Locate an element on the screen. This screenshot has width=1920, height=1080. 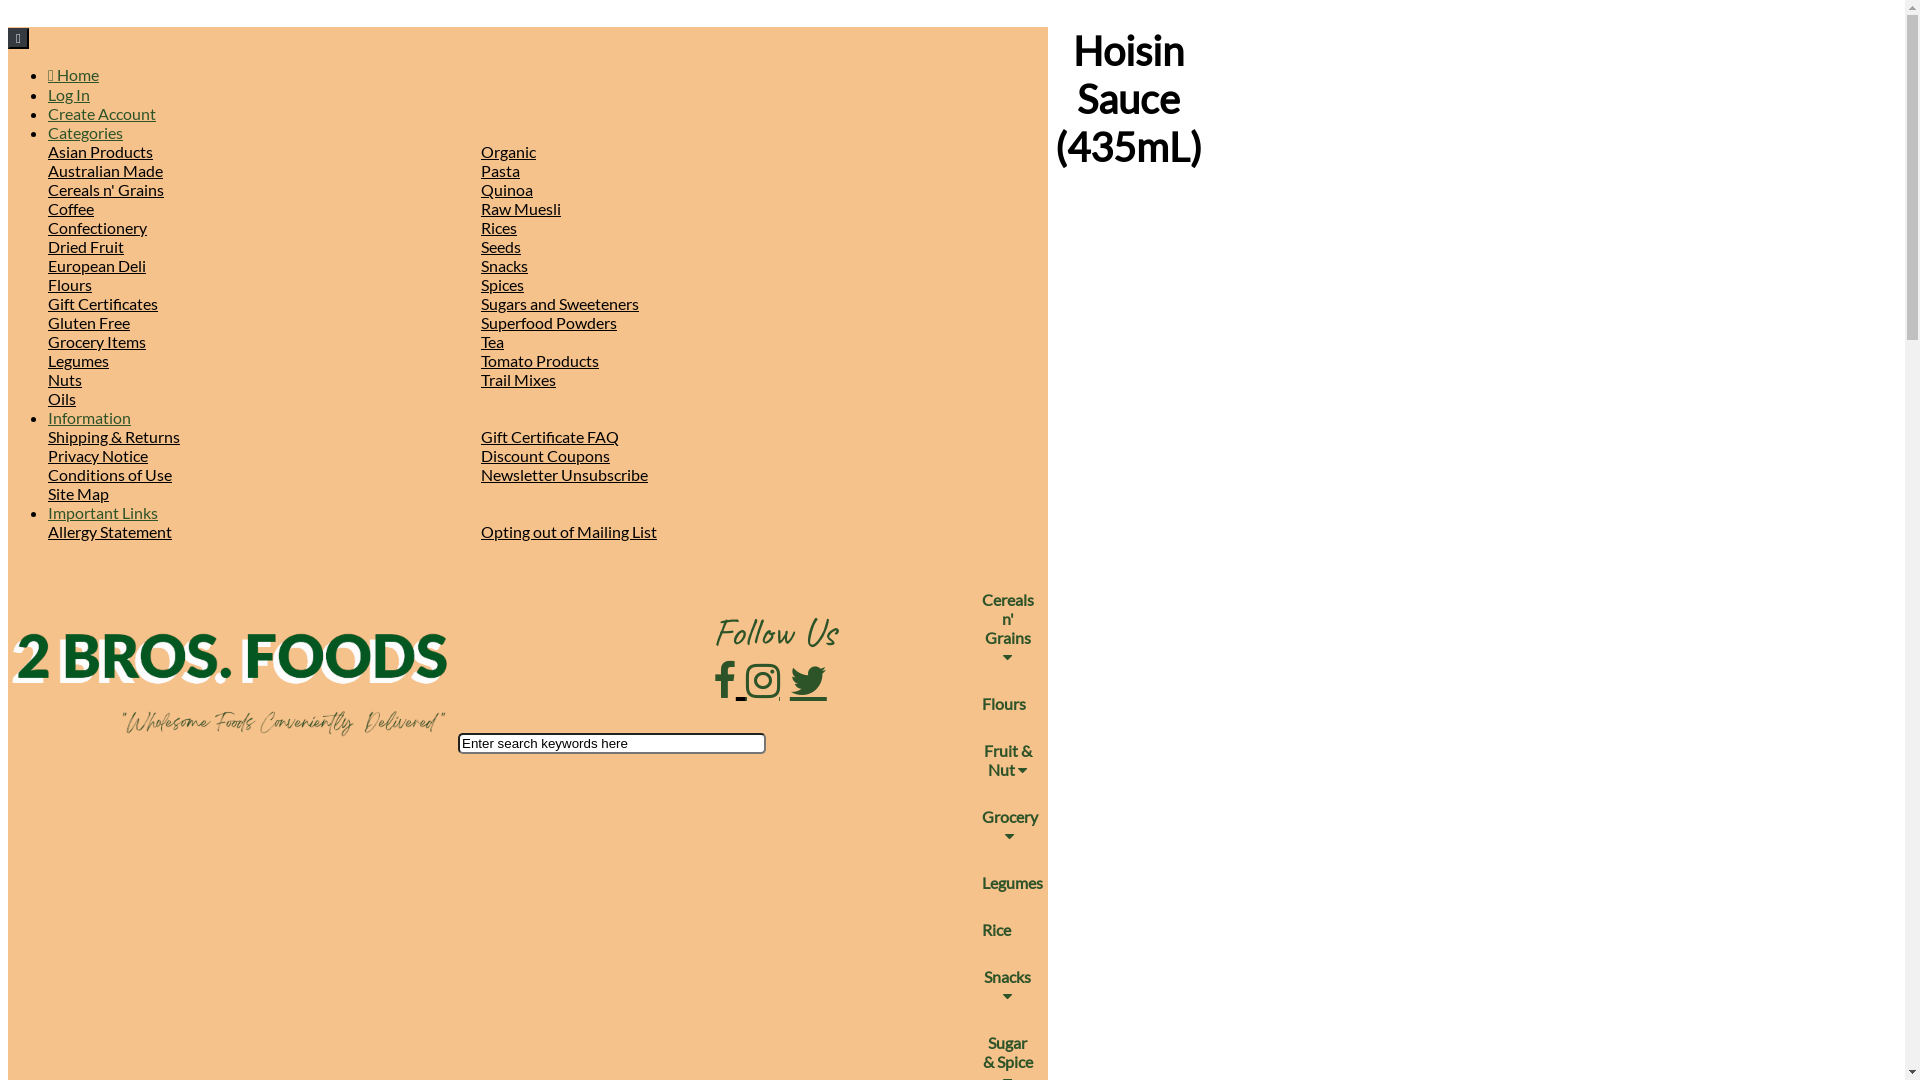
'Rice' is located at coordinates (968, 929).